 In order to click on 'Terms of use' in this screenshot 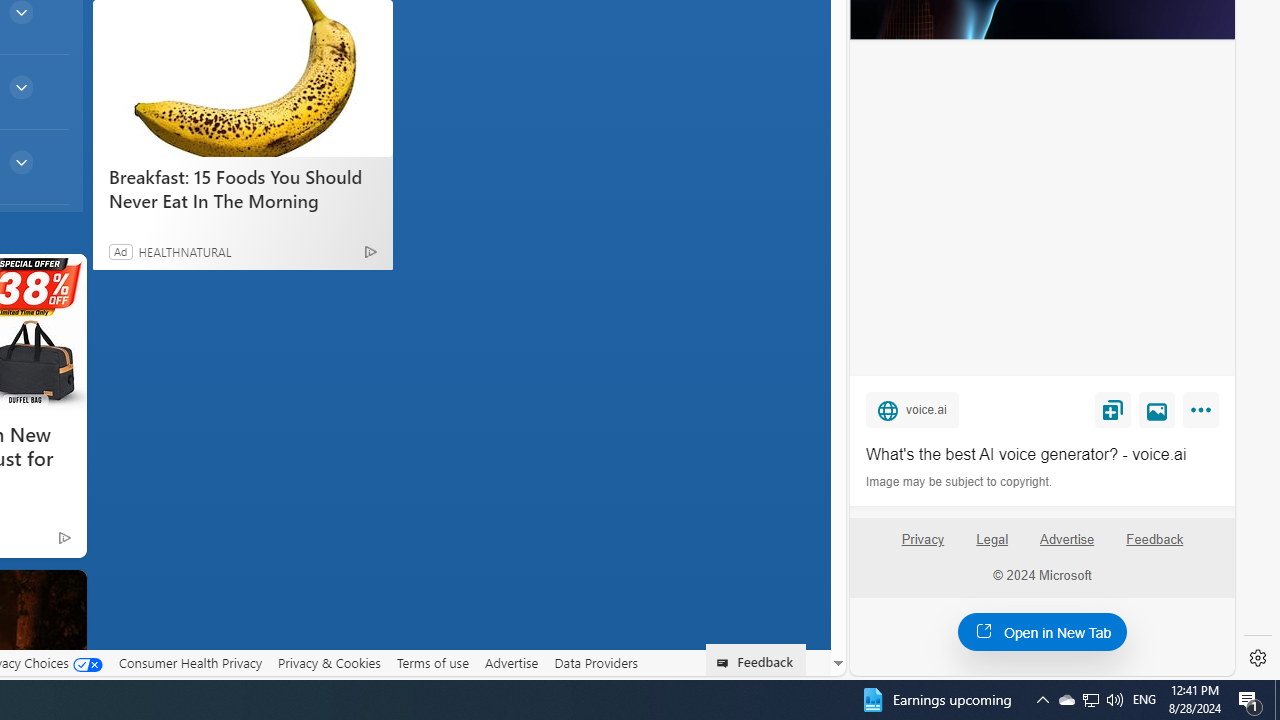, I will do `click(431, 663)`.